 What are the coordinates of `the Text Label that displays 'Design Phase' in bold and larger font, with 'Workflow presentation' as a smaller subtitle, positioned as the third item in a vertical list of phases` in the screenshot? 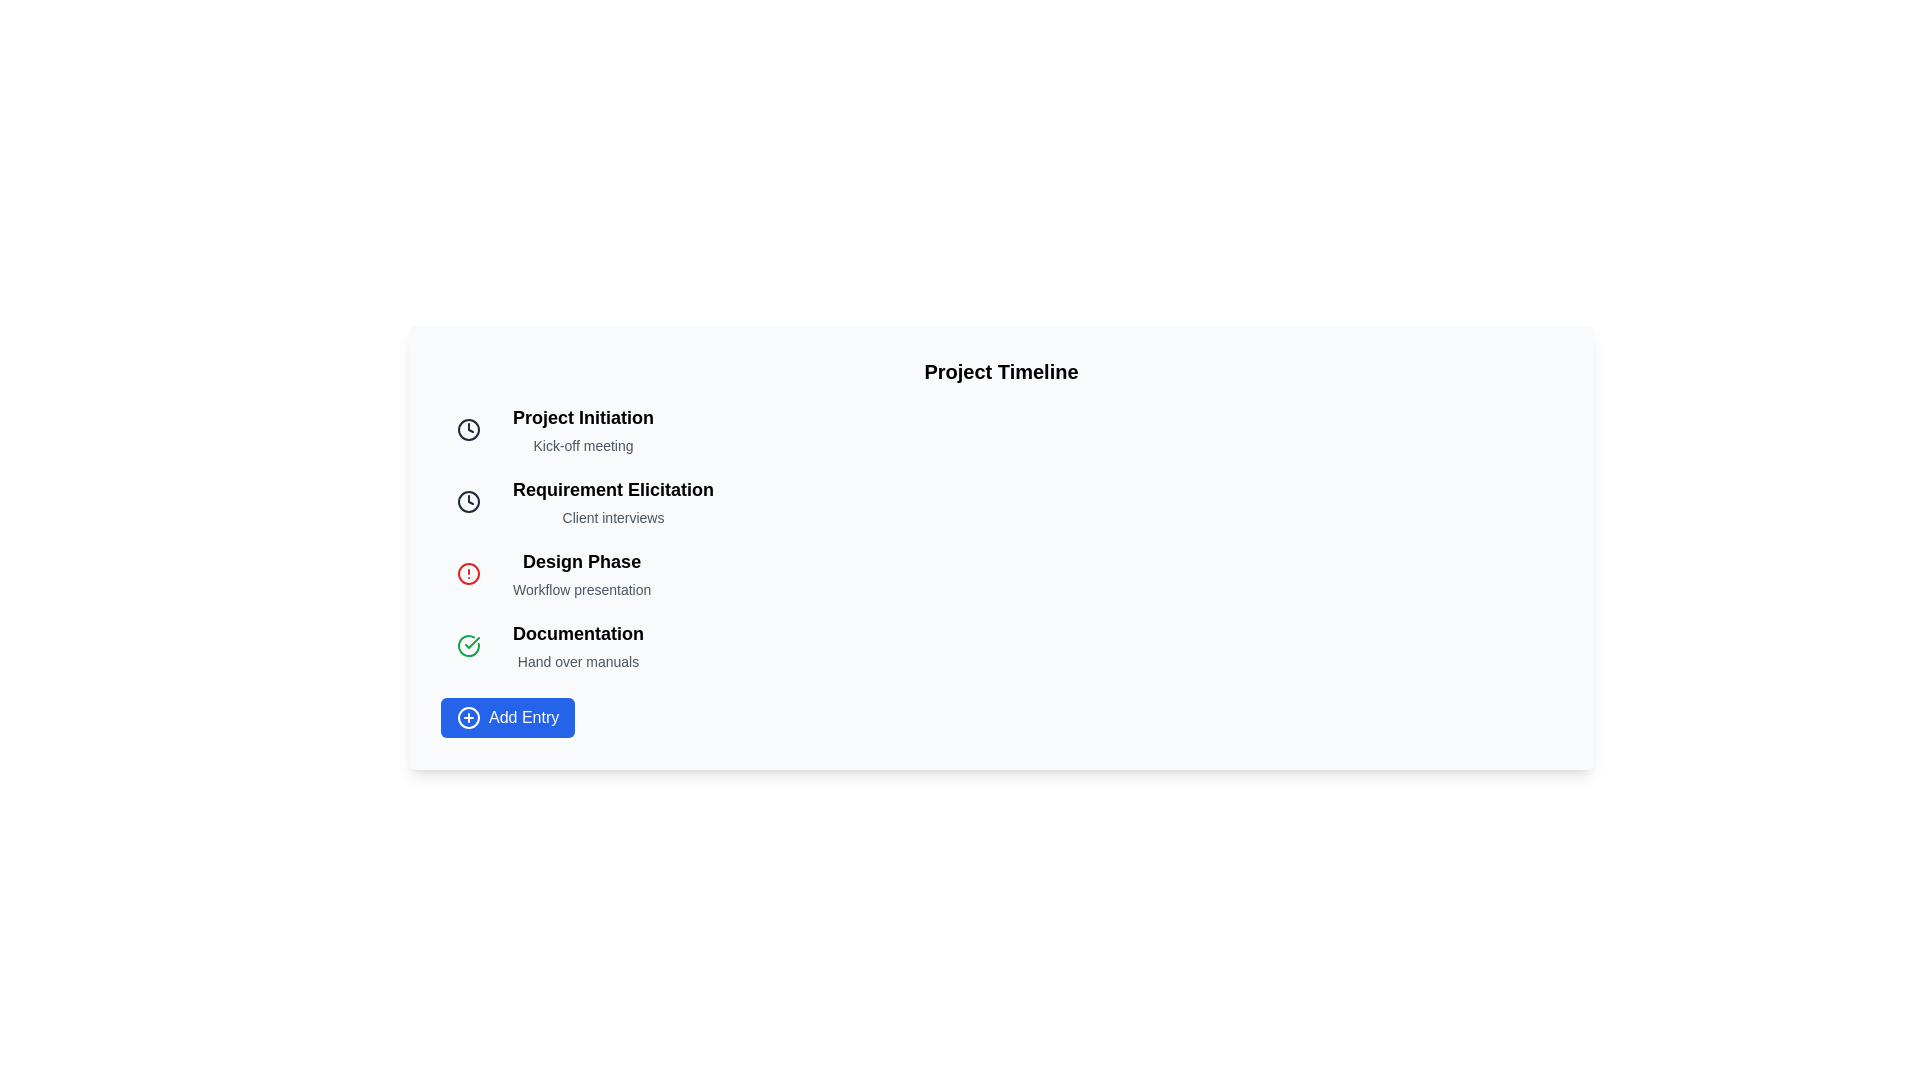 It's located at (581, 574).